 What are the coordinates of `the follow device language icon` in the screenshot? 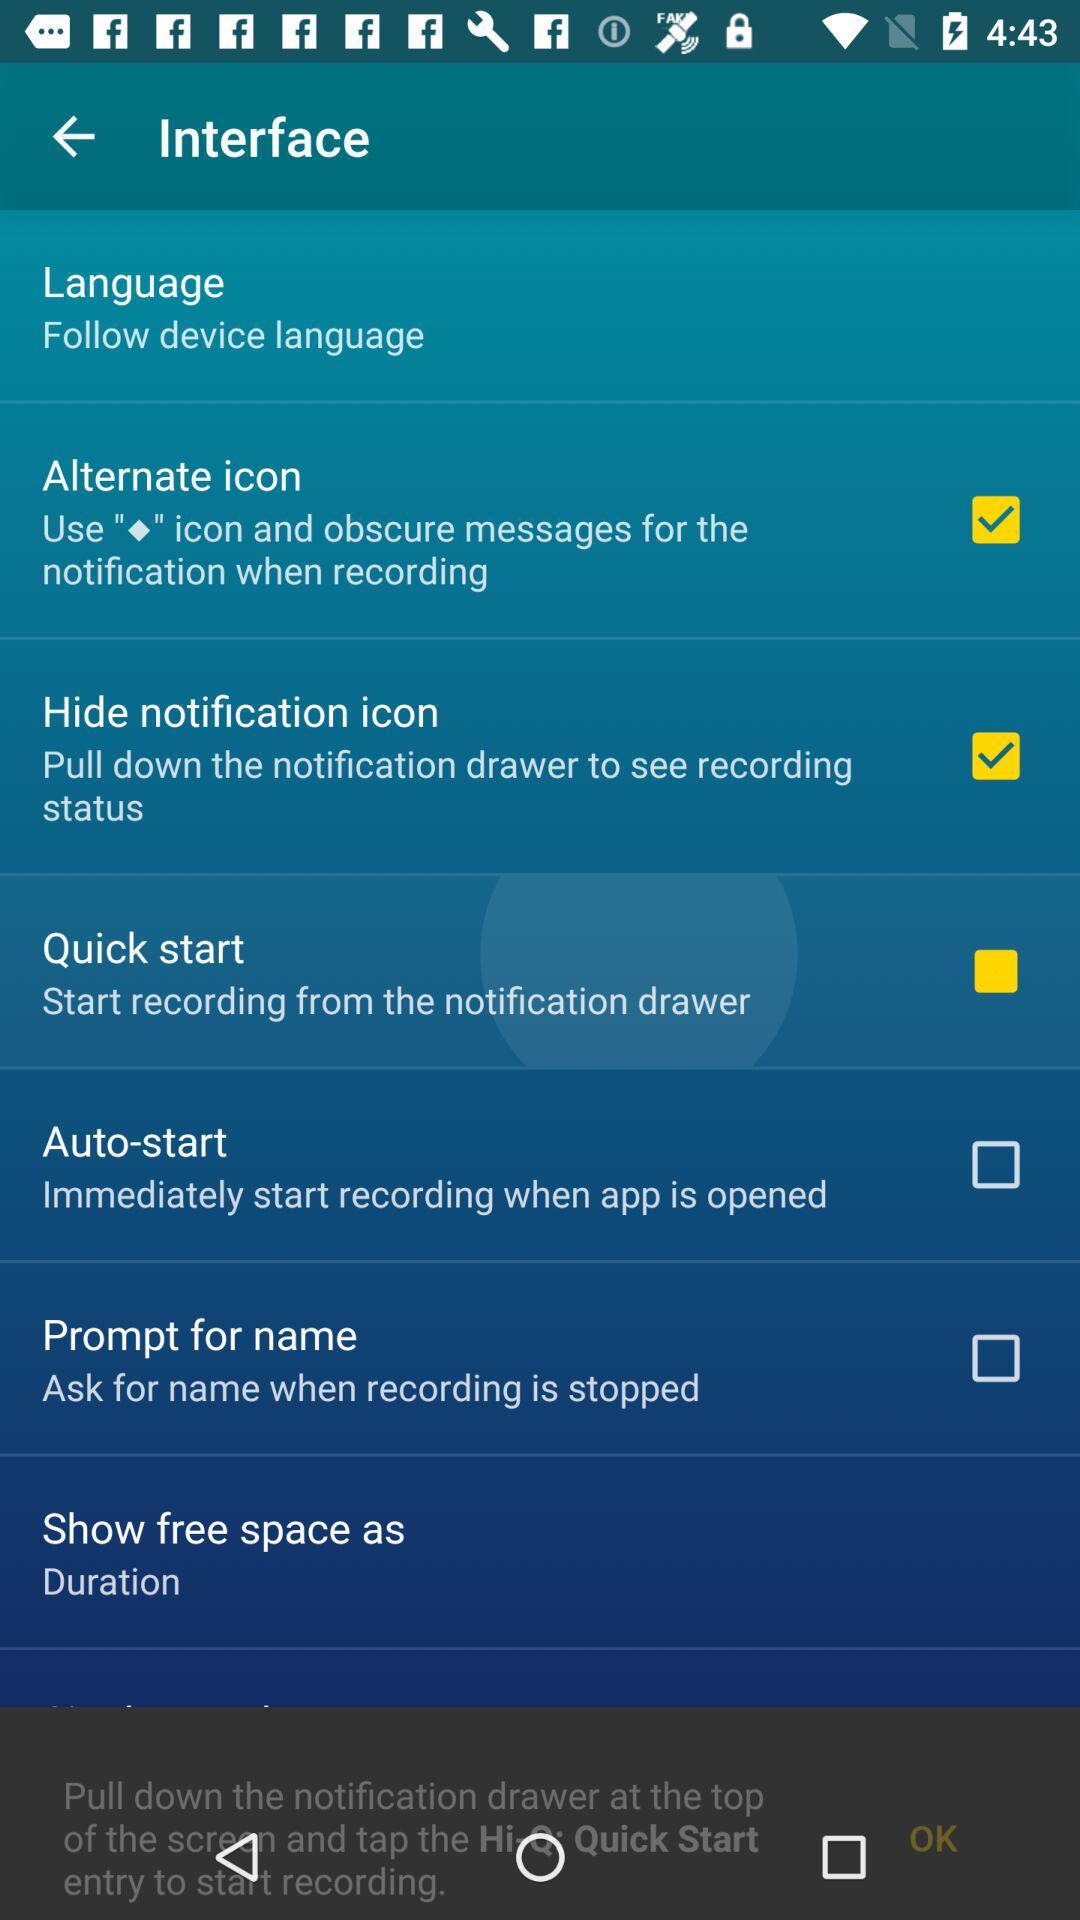 It's located at (232, 333).